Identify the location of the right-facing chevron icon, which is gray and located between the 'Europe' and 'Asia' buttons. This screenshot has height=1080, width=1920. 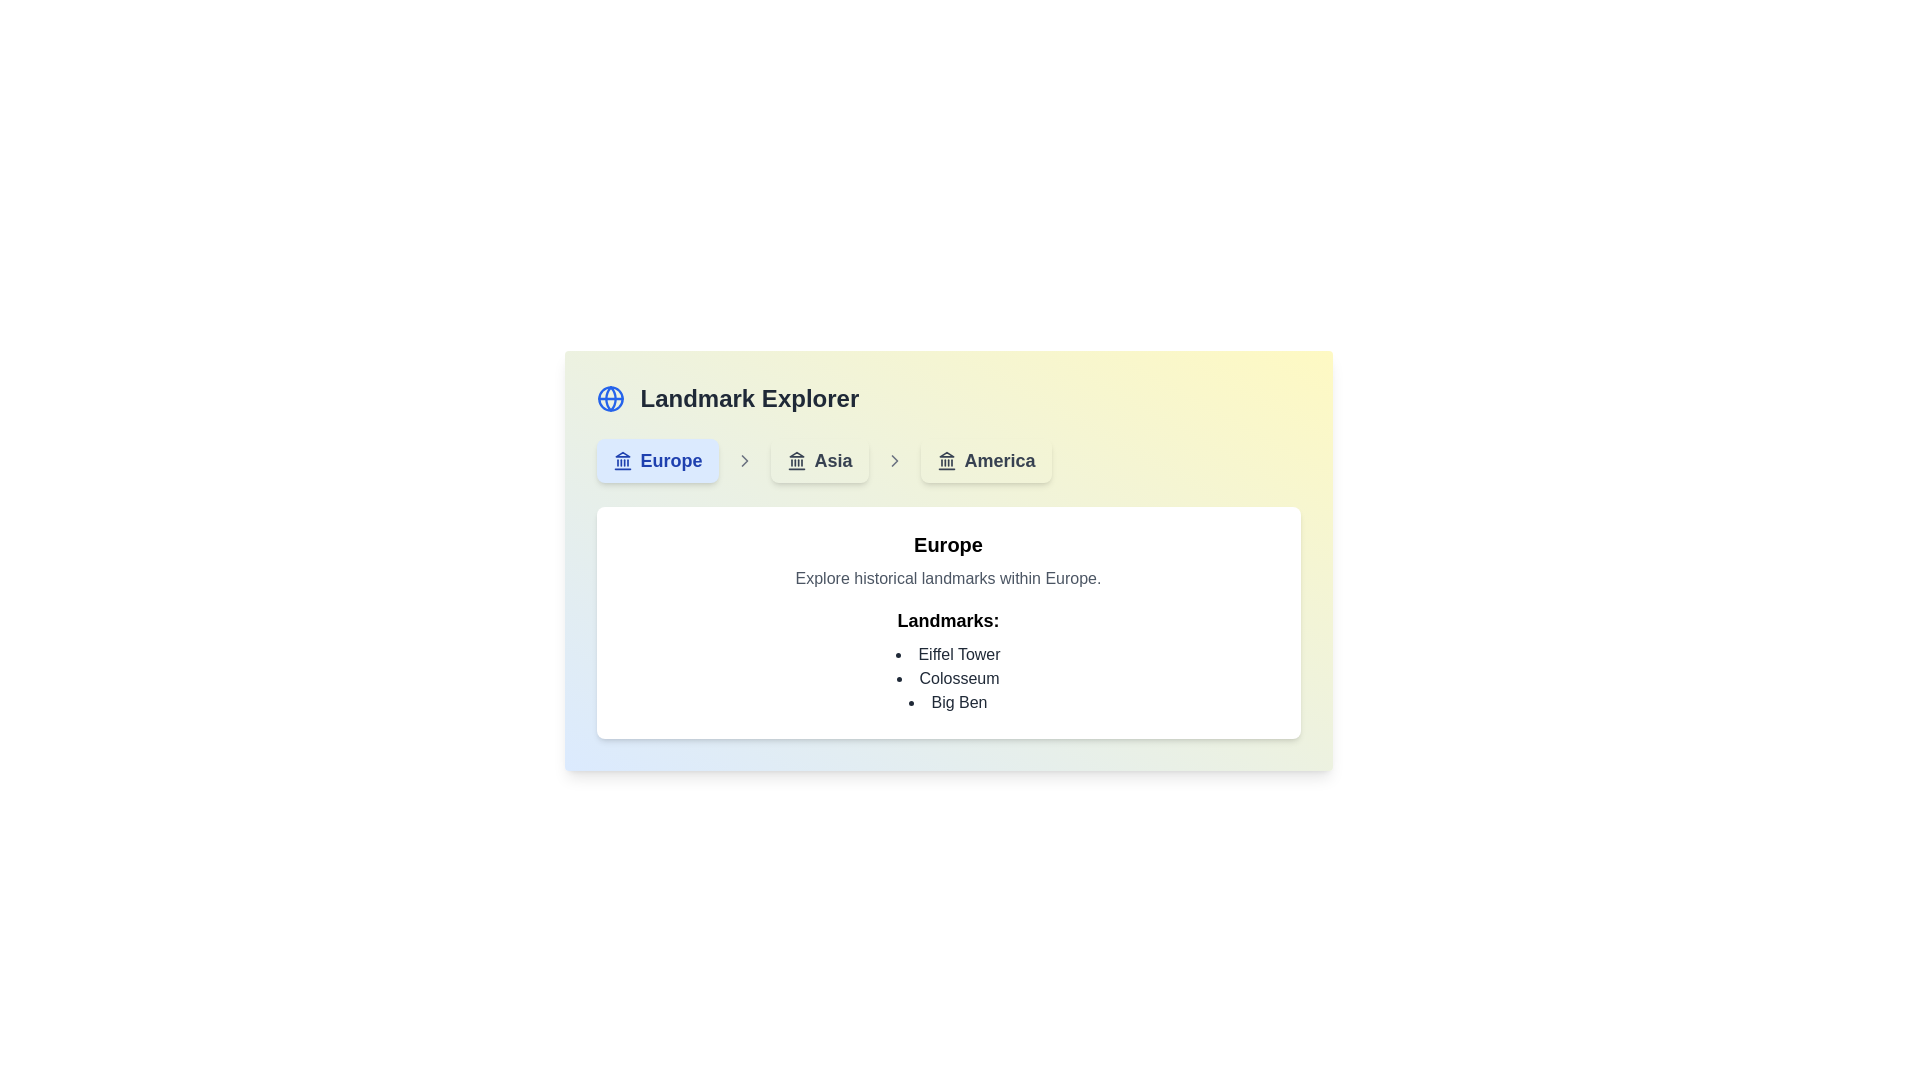
(743, 461).